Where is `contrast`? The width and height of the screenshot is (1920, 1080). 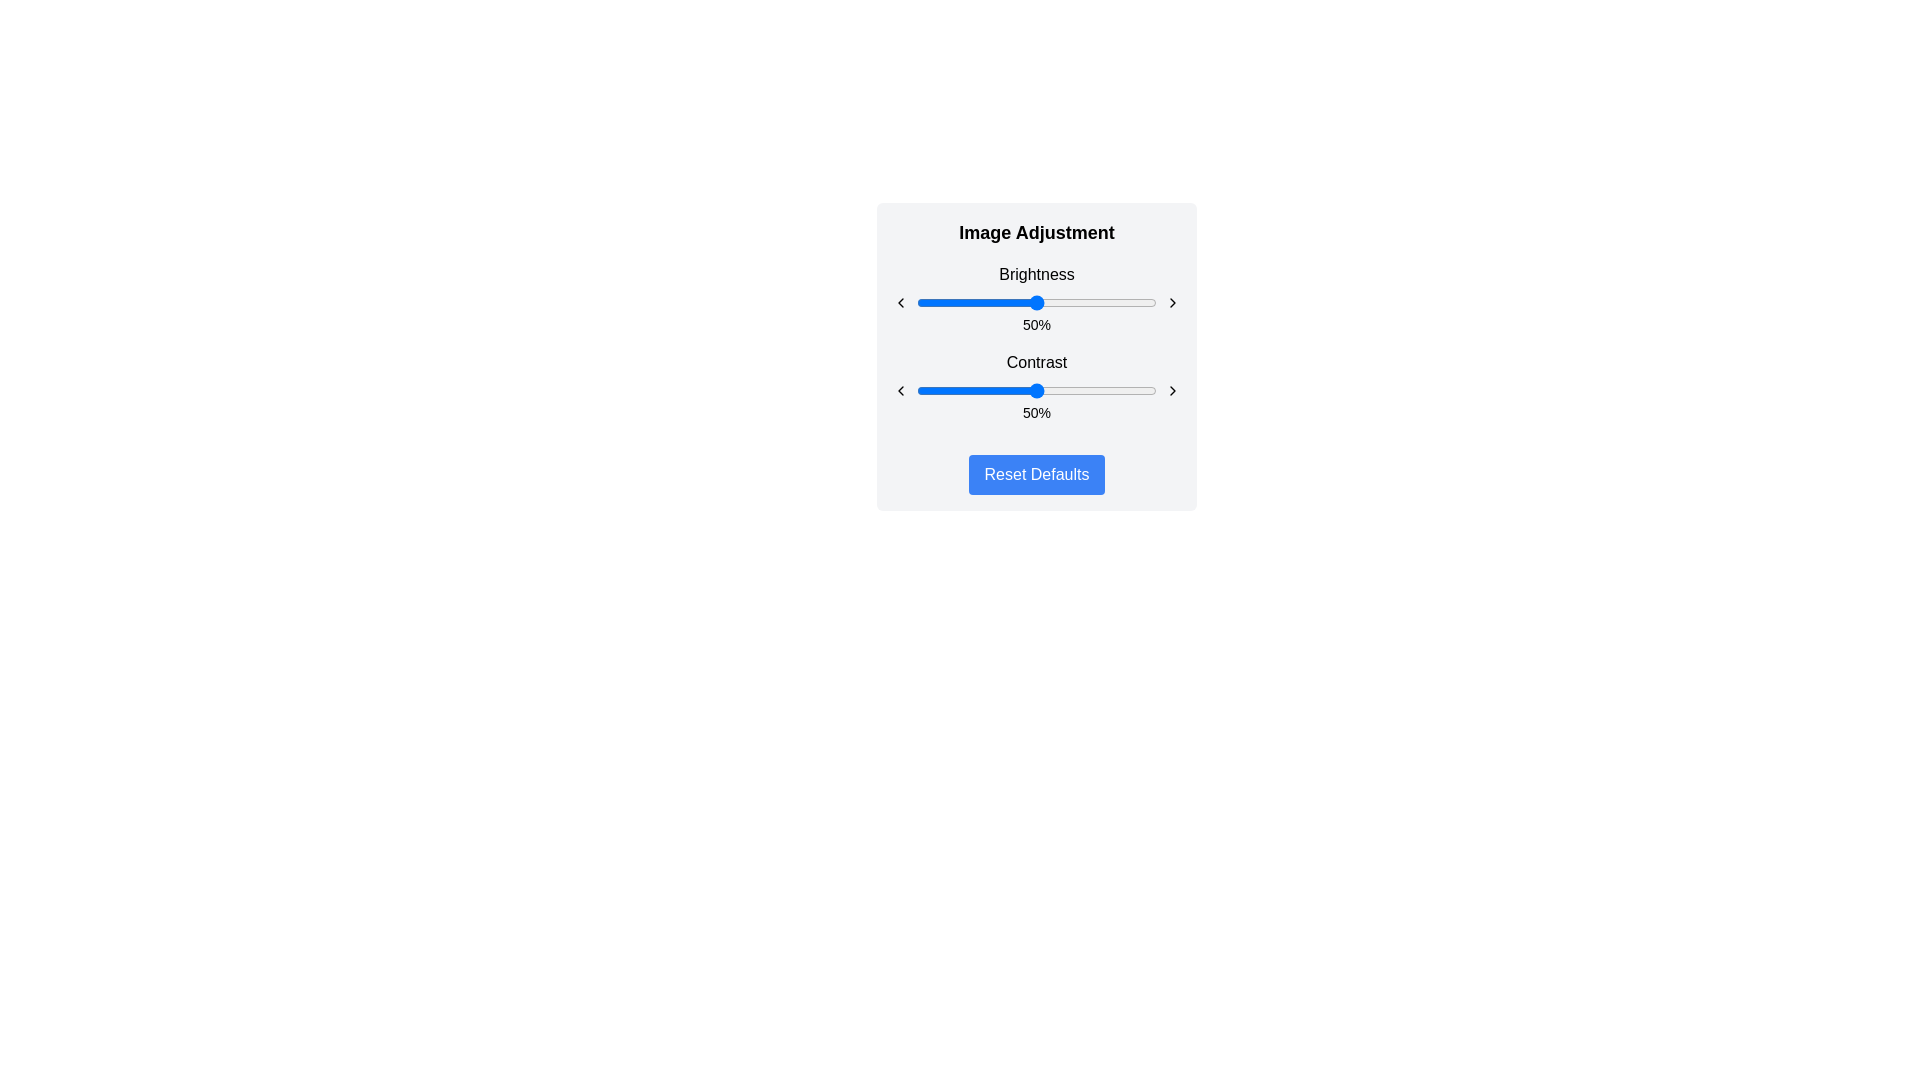
contrast is located at coordinates (1052, 390).